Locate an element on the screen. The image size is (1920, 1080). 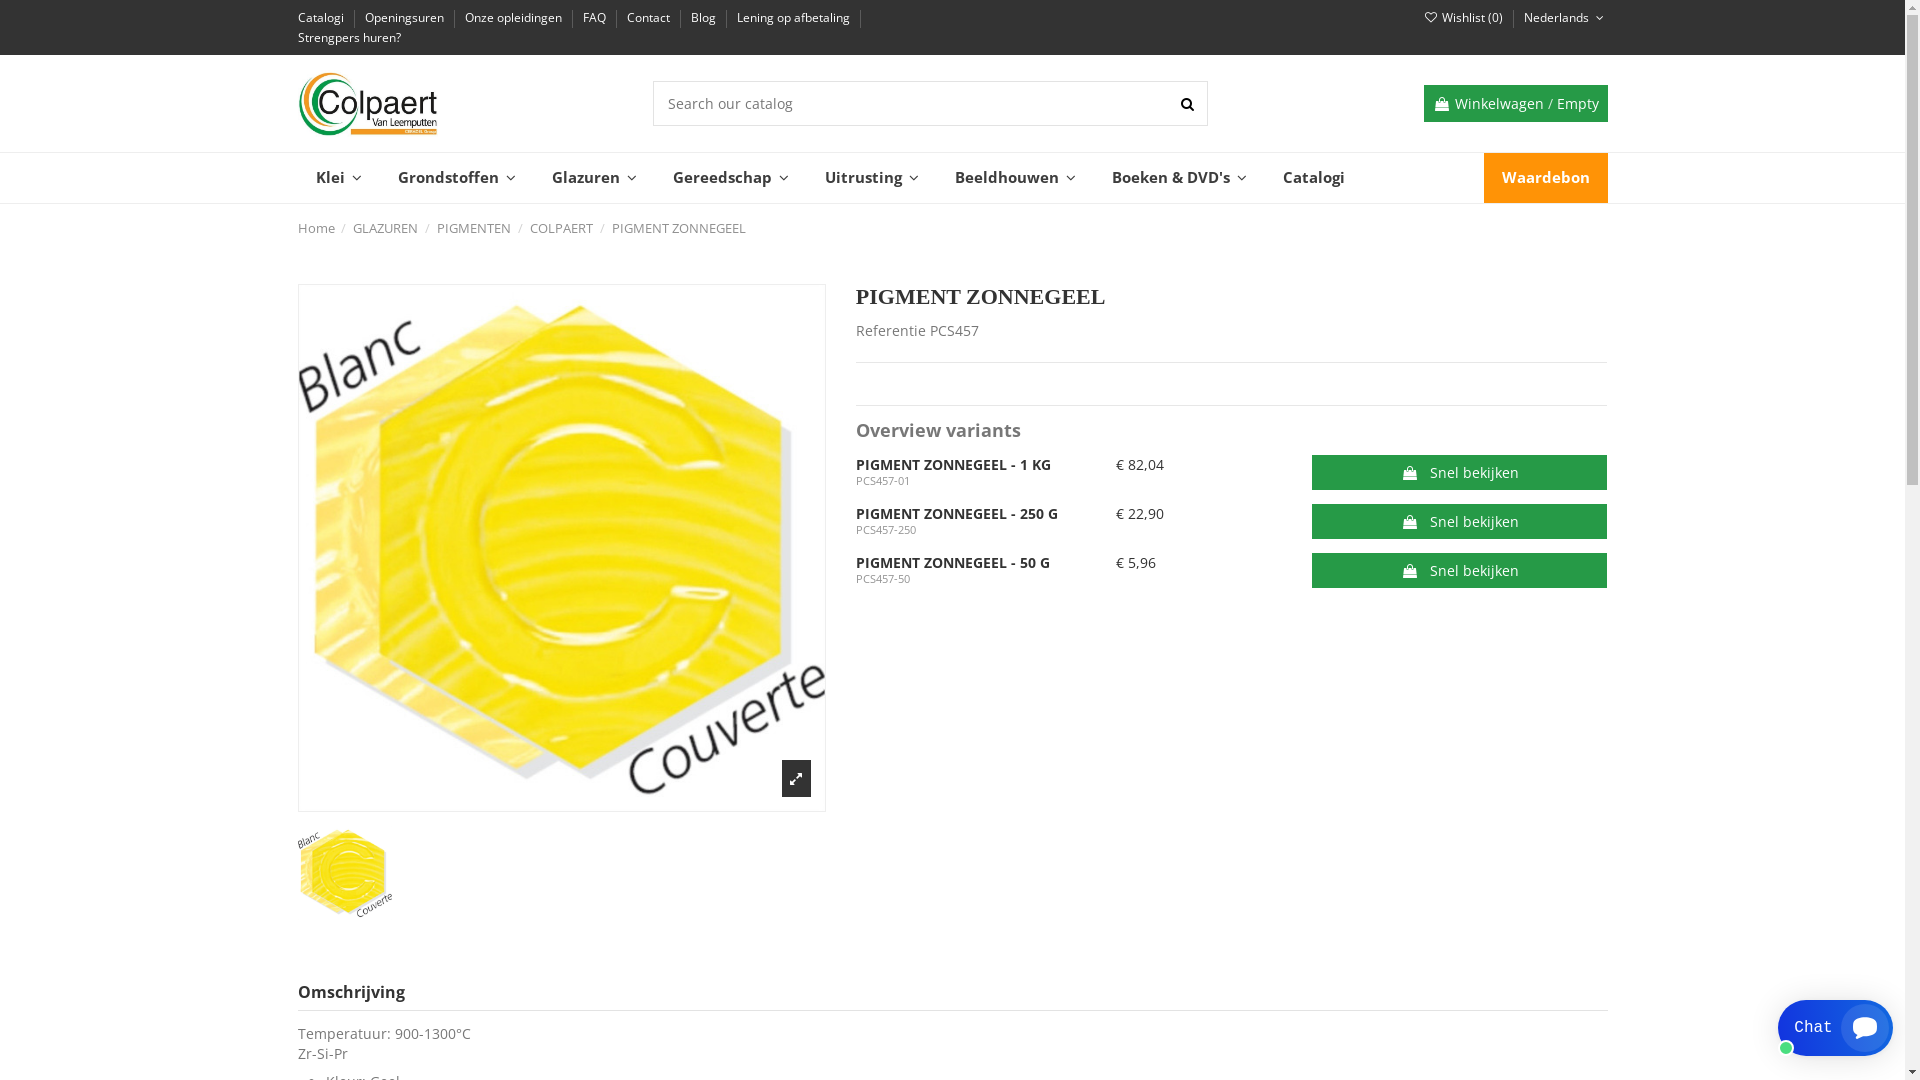
'Boeken & DVD's' is located at coordinates (1093, 176).